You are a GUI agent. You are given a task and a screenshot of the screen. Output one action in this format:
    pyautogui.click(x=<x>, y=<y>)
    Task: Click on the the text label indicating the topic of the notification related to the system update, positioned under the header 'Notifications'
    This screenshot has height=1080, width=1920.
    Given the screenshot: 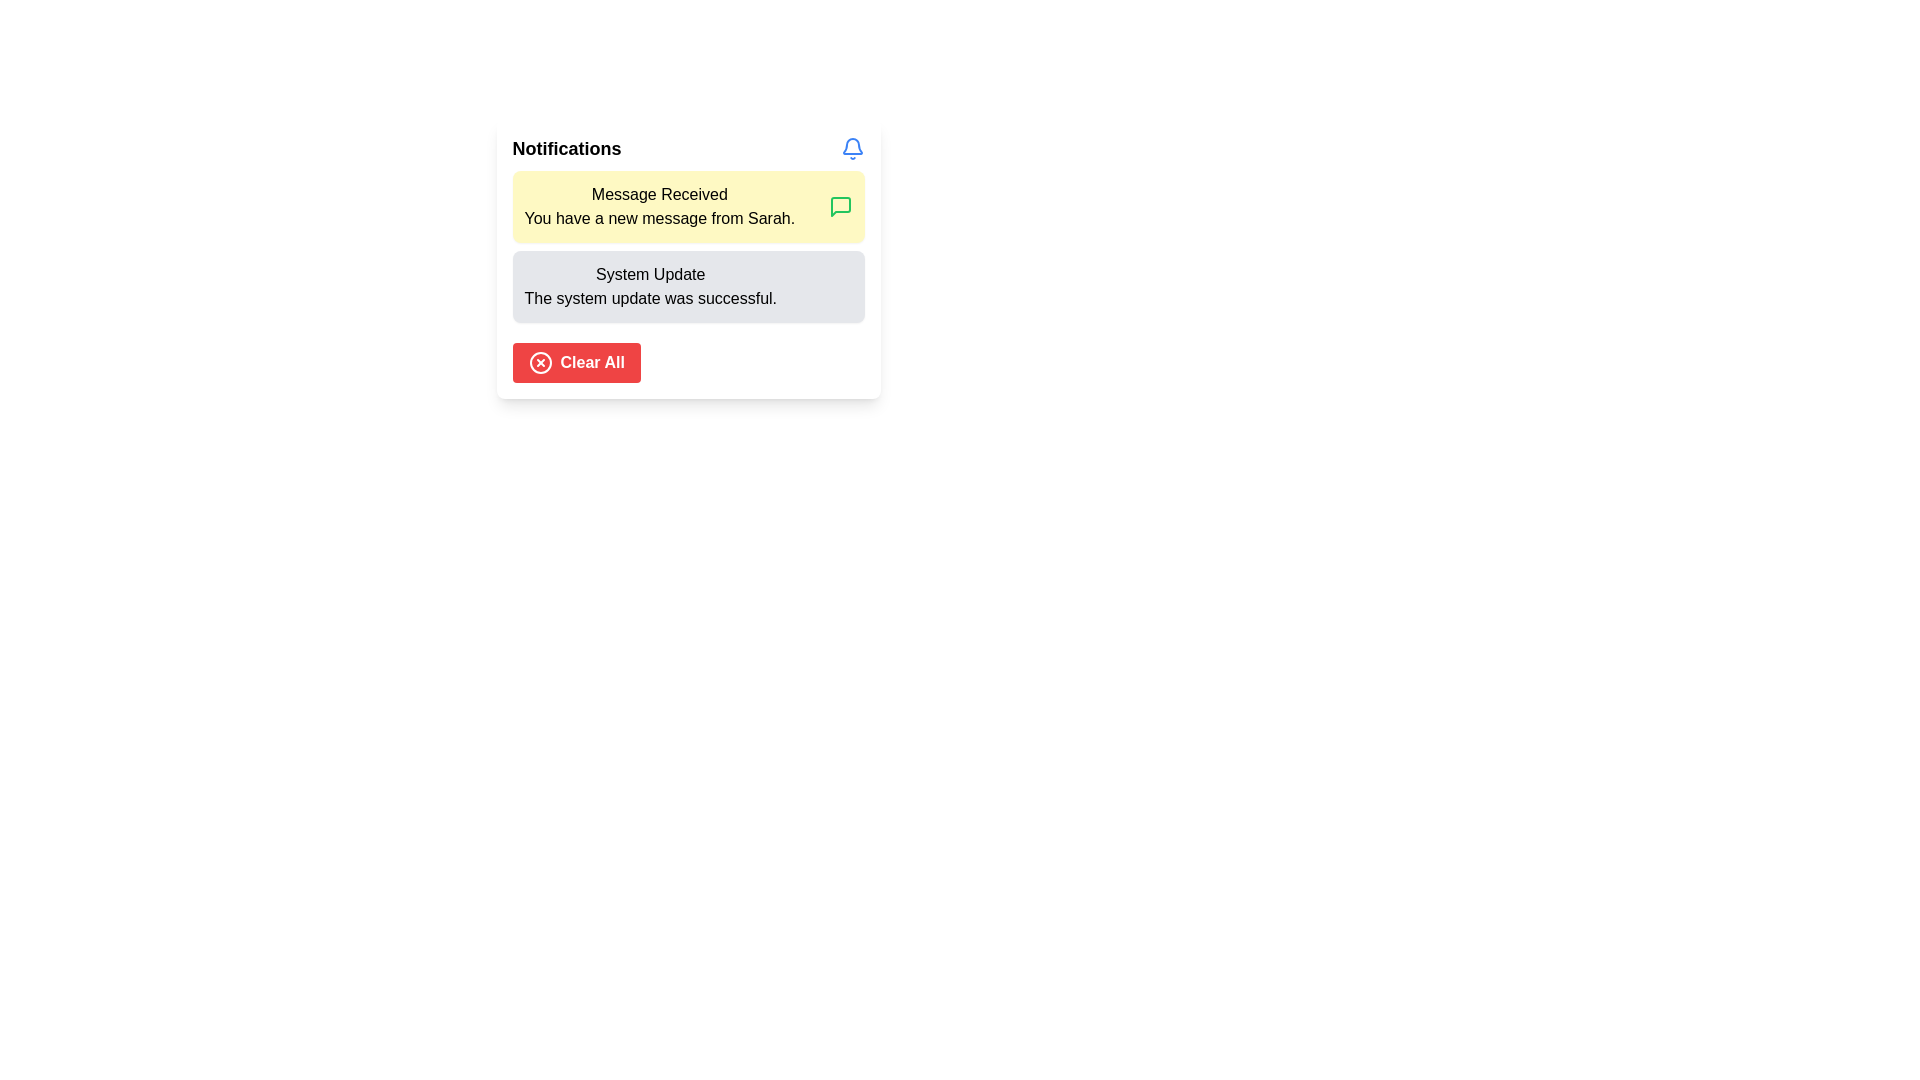 What is the action you would take?
    pyautogui.click(x=650, y=274)
    